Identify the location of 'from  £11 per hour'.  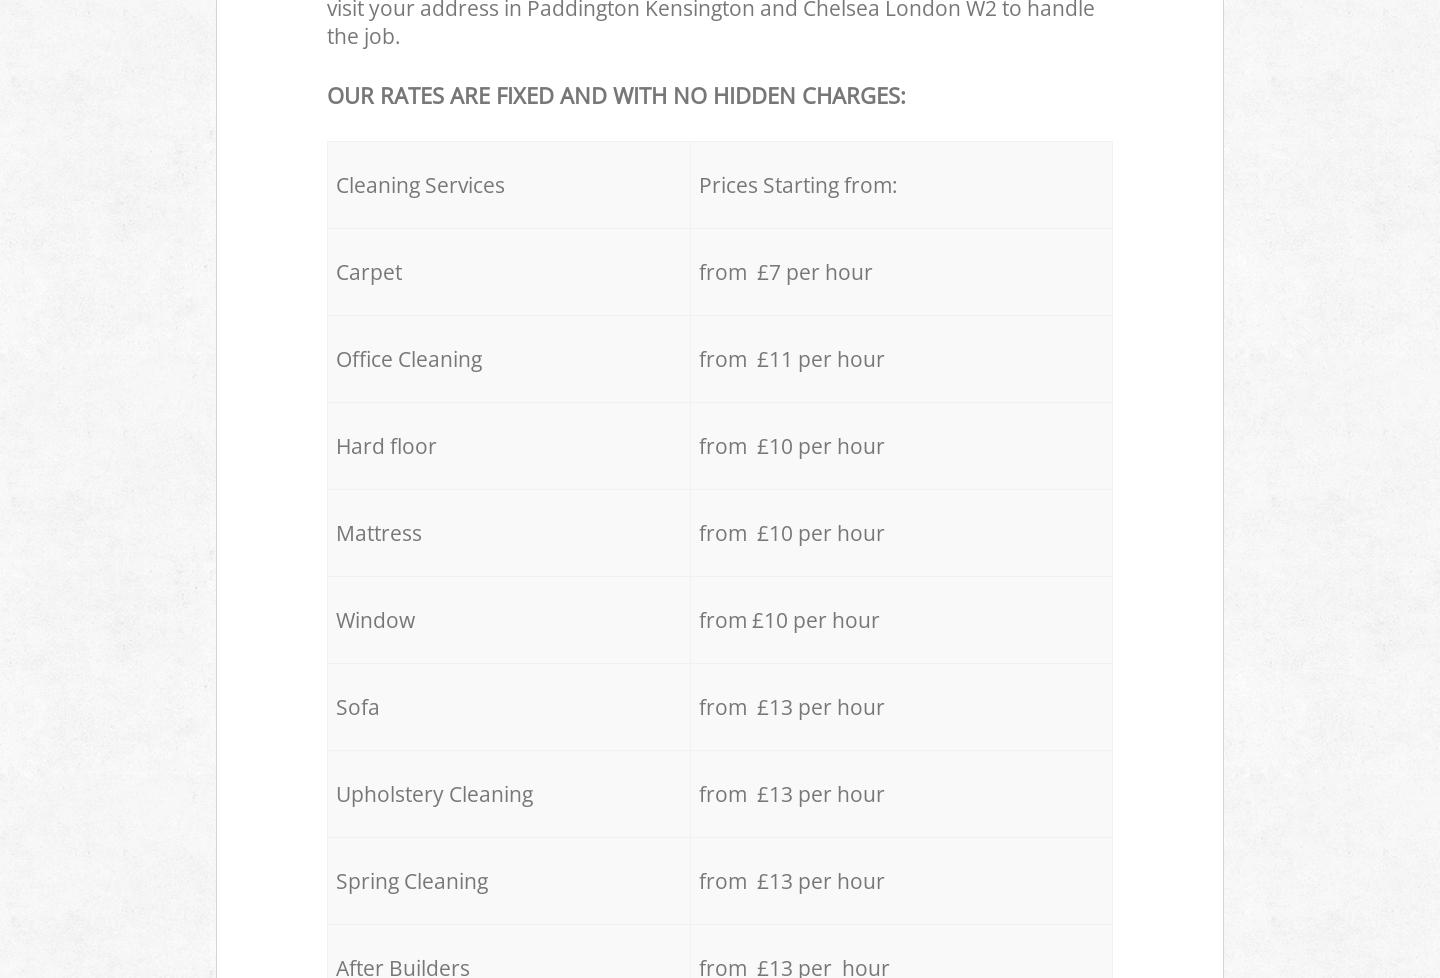
(792, 357).